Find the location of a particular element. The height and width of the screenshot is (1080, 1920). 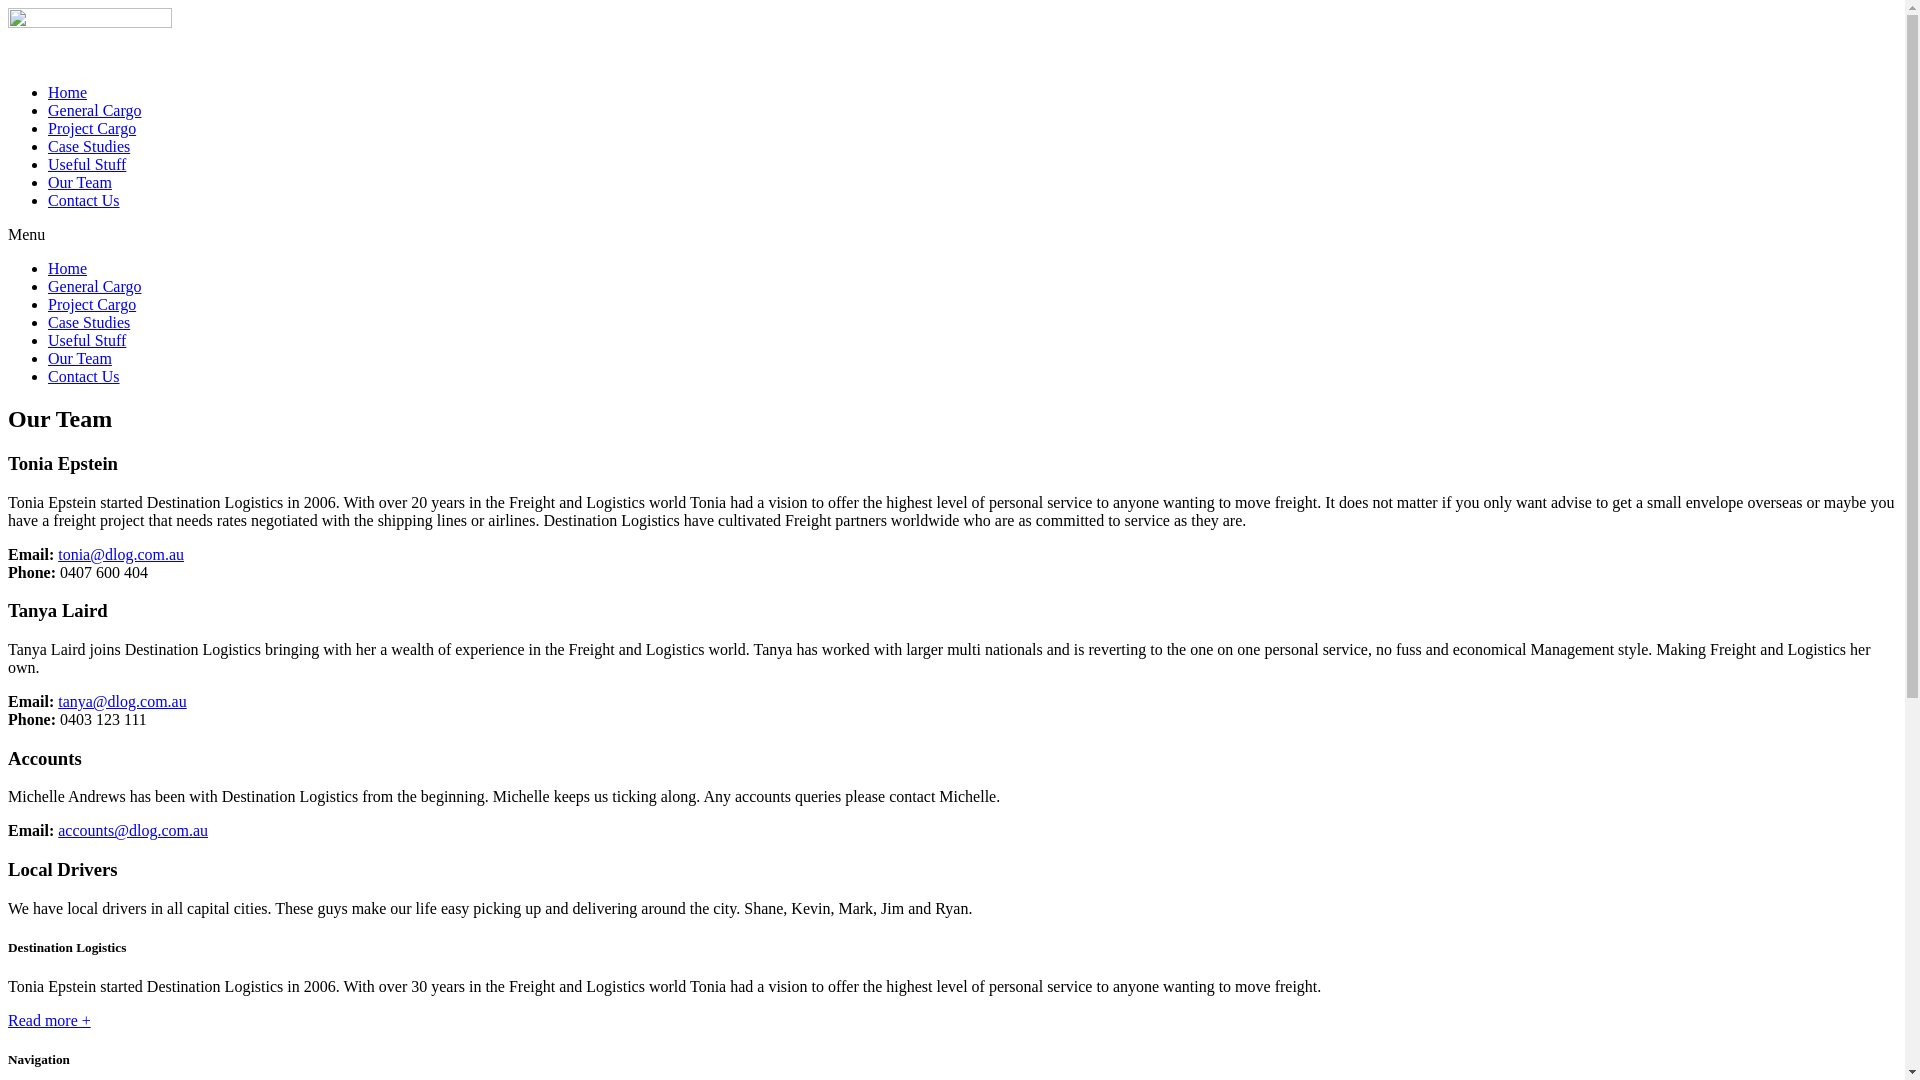

'Case Studies' is located at coordinates (48, 145).